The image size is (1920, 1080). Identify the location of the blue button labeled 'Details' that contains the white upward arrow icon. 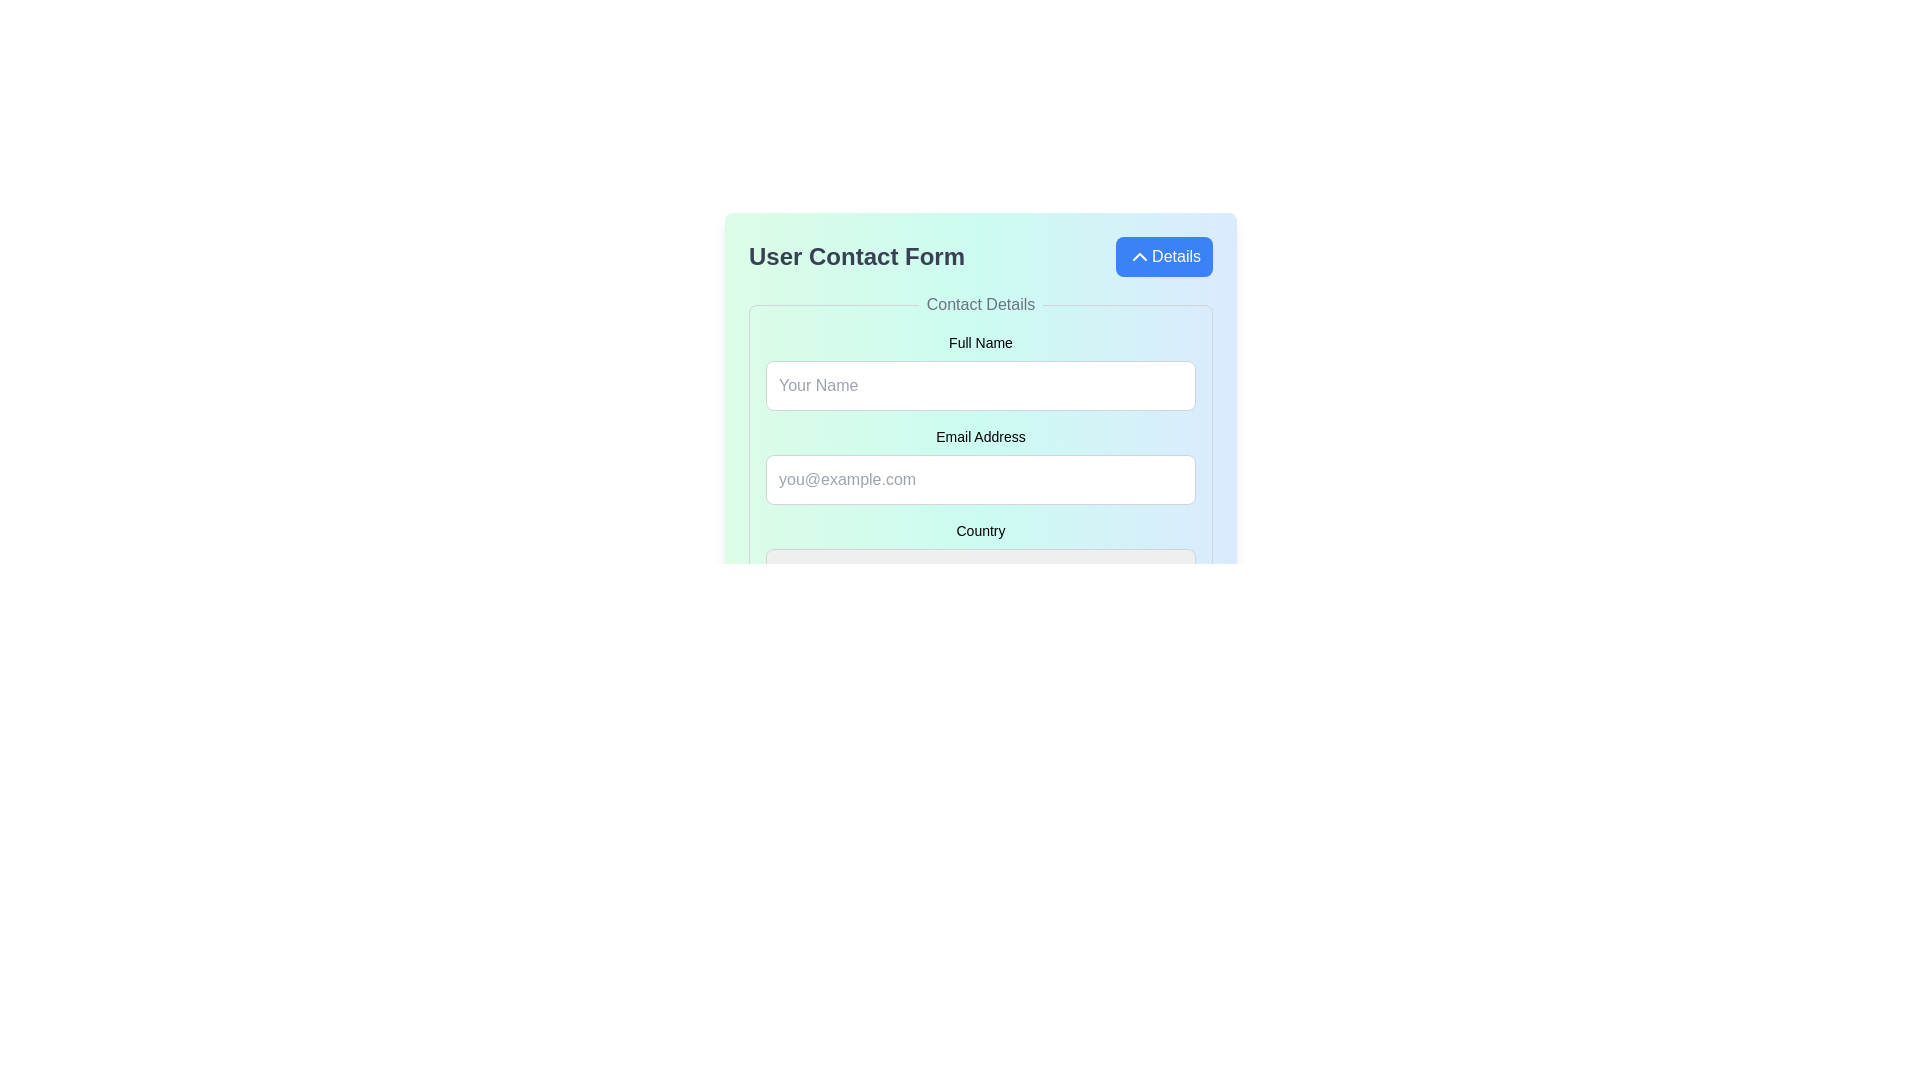
(1140, 256).